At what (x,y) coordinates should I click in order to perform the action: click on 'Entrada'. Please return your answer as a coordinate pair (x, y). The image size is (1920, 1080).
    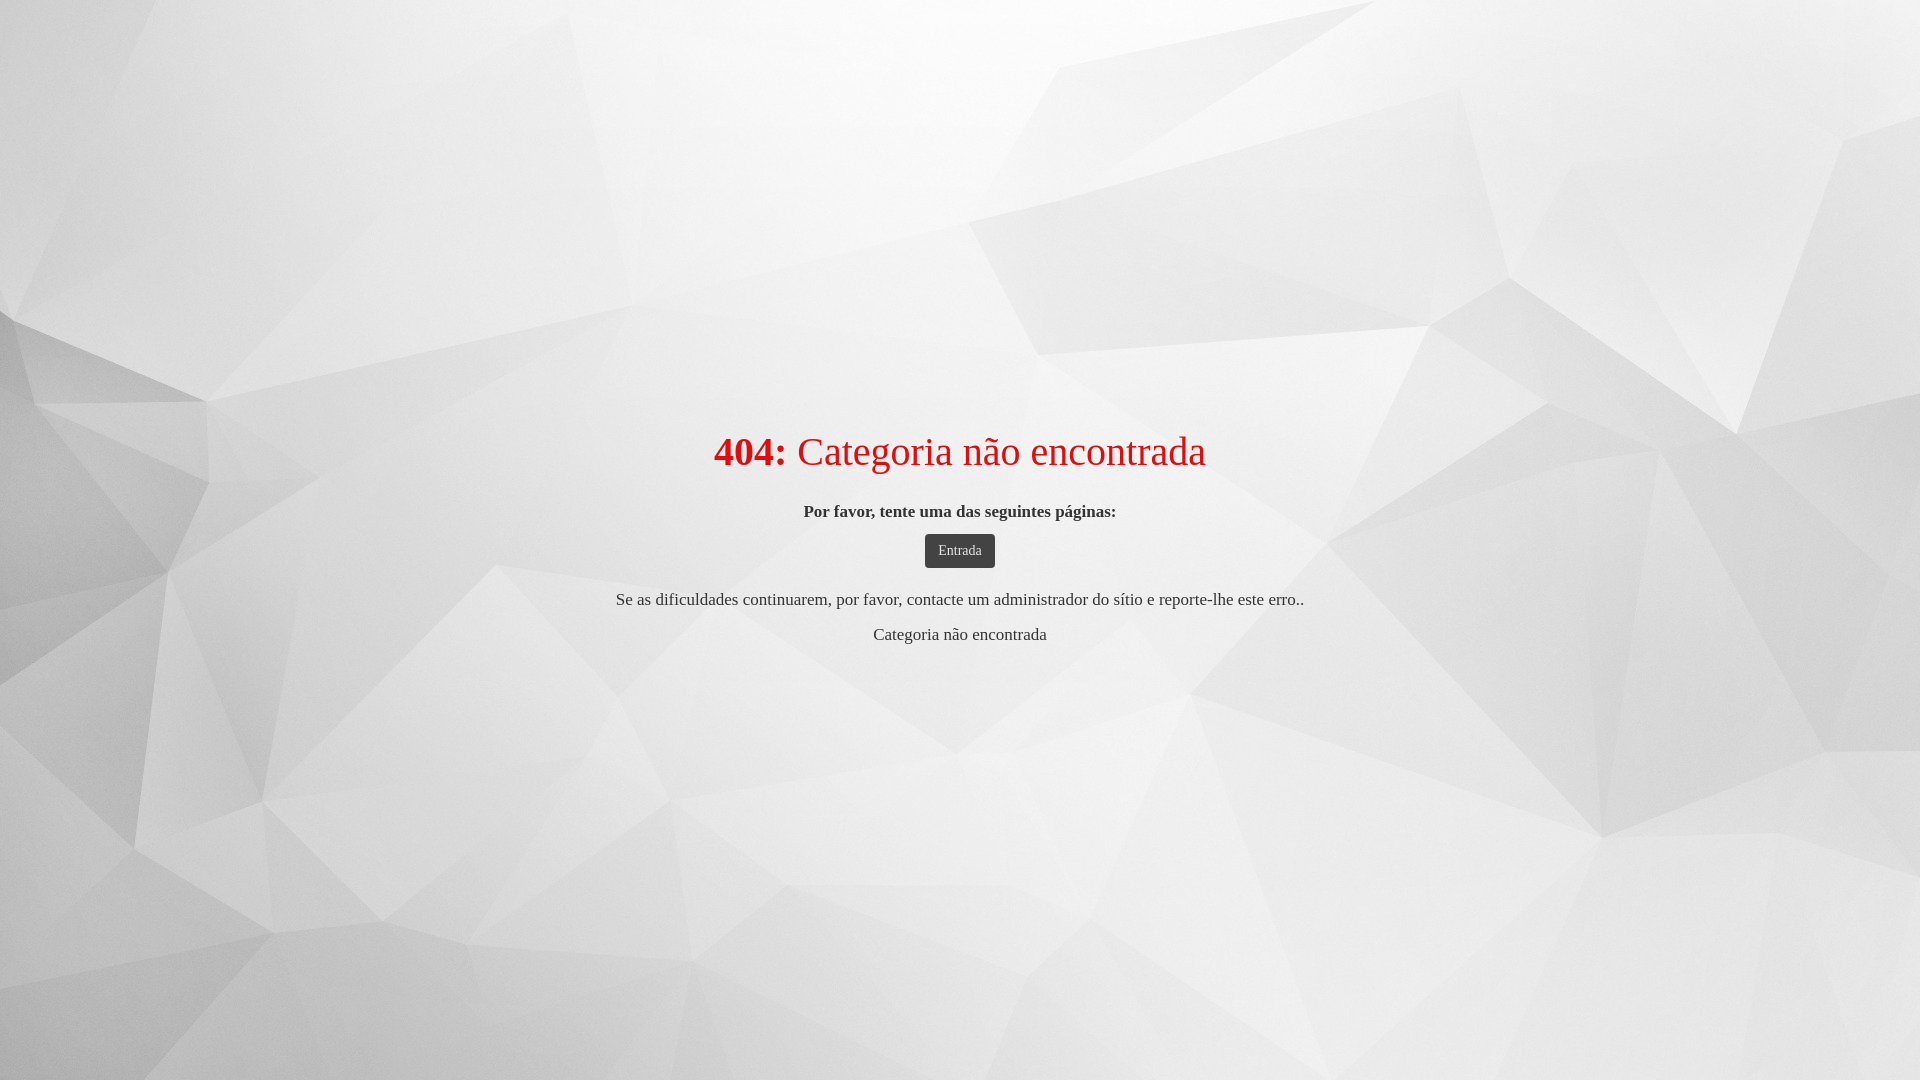
    Looking at the image, I should click on (924, 551).